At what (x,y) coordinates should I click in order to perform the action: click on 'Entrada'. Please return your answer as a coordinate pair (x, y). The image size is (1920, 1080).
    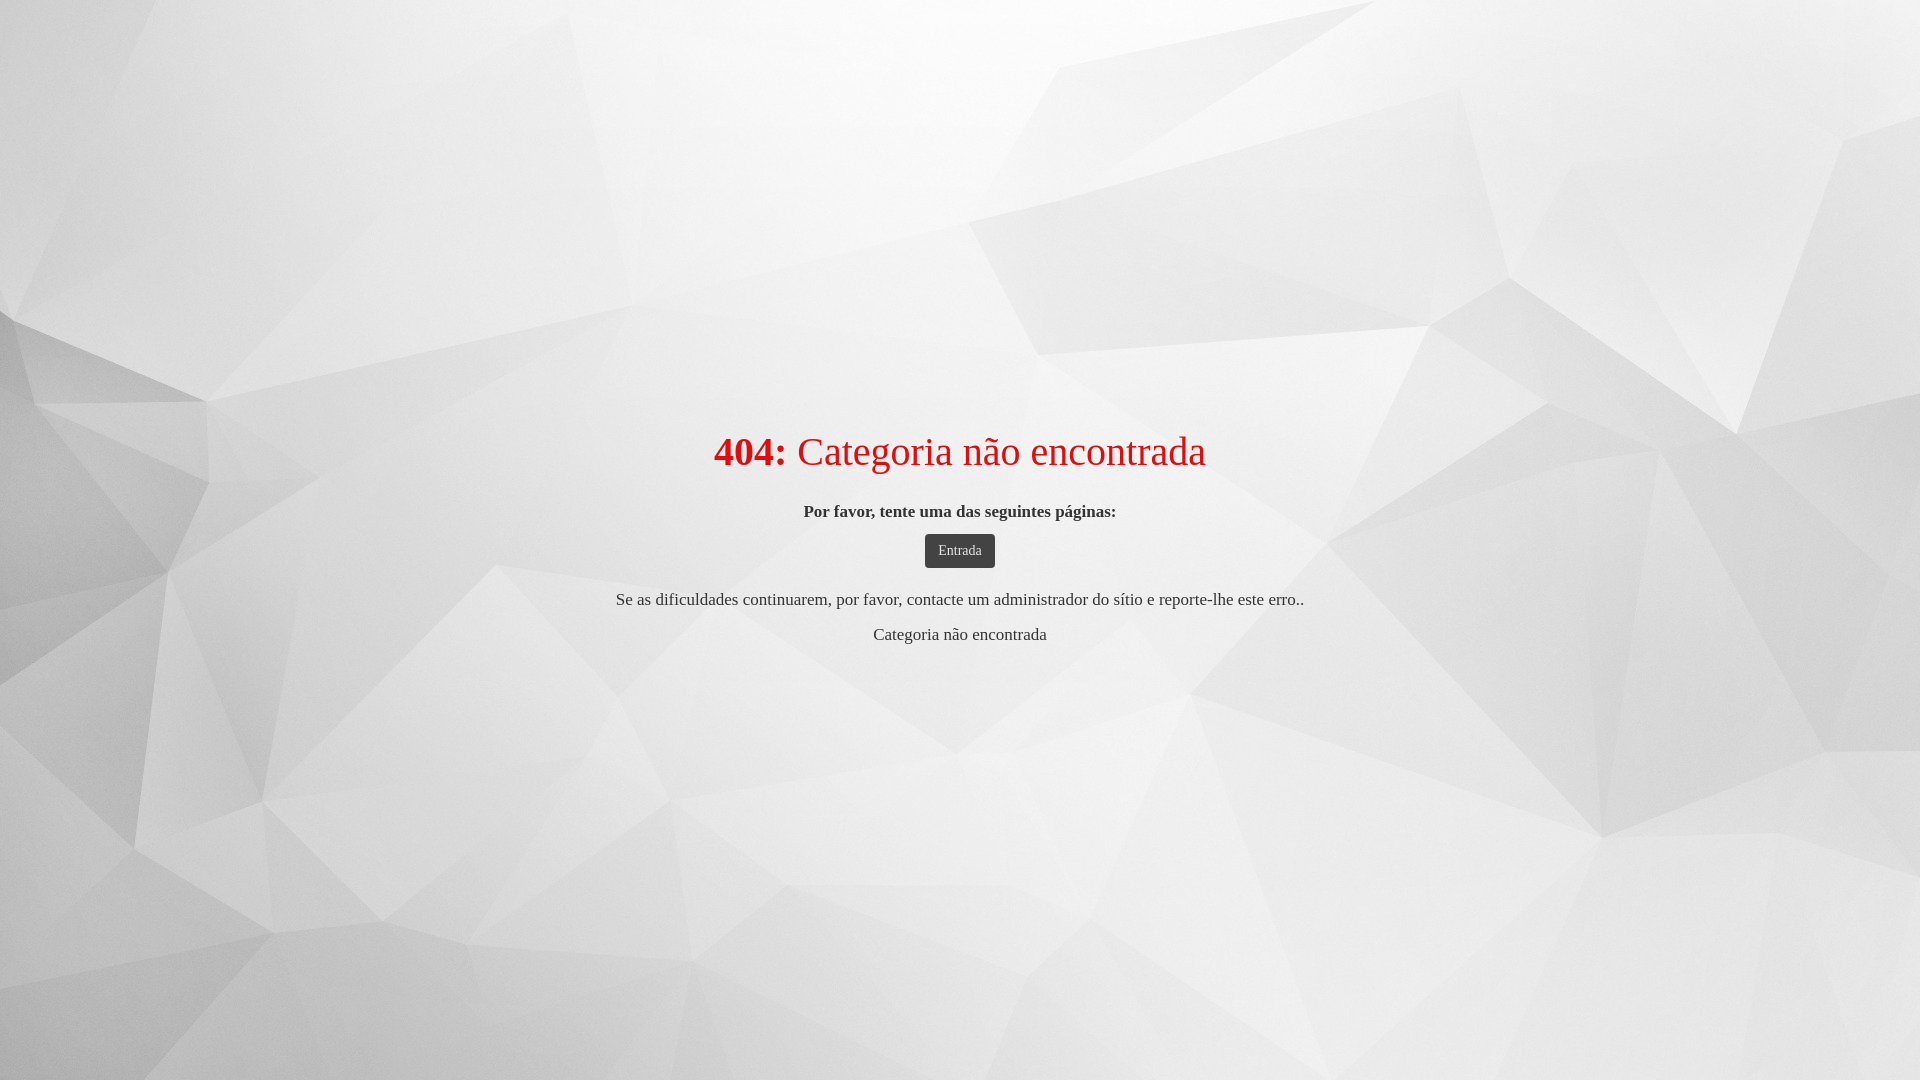
    Looking at the image, I should click on (924, 551).